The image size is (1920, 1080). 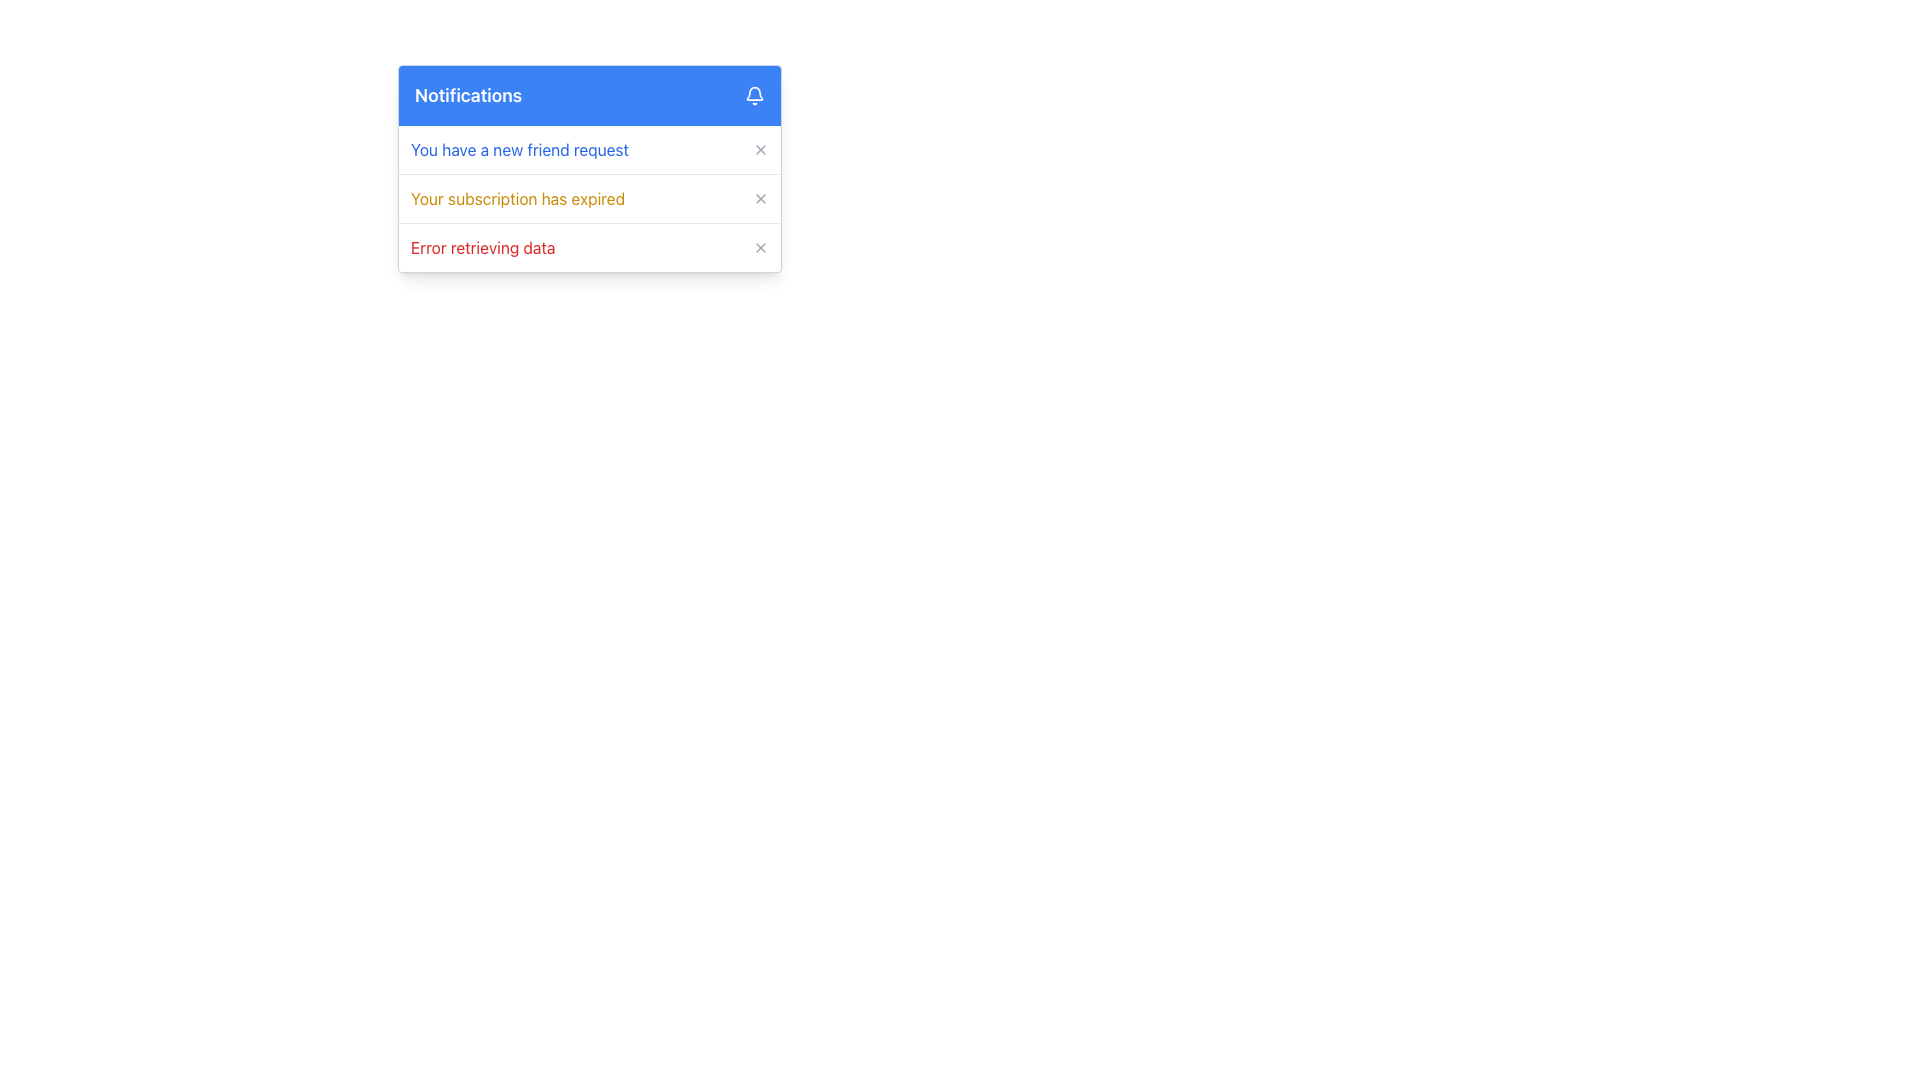 I want to click on the text label that notifies the user of a new friend request, located within the notification card under the heading 'Notifications.', so click(x=519, y=149).